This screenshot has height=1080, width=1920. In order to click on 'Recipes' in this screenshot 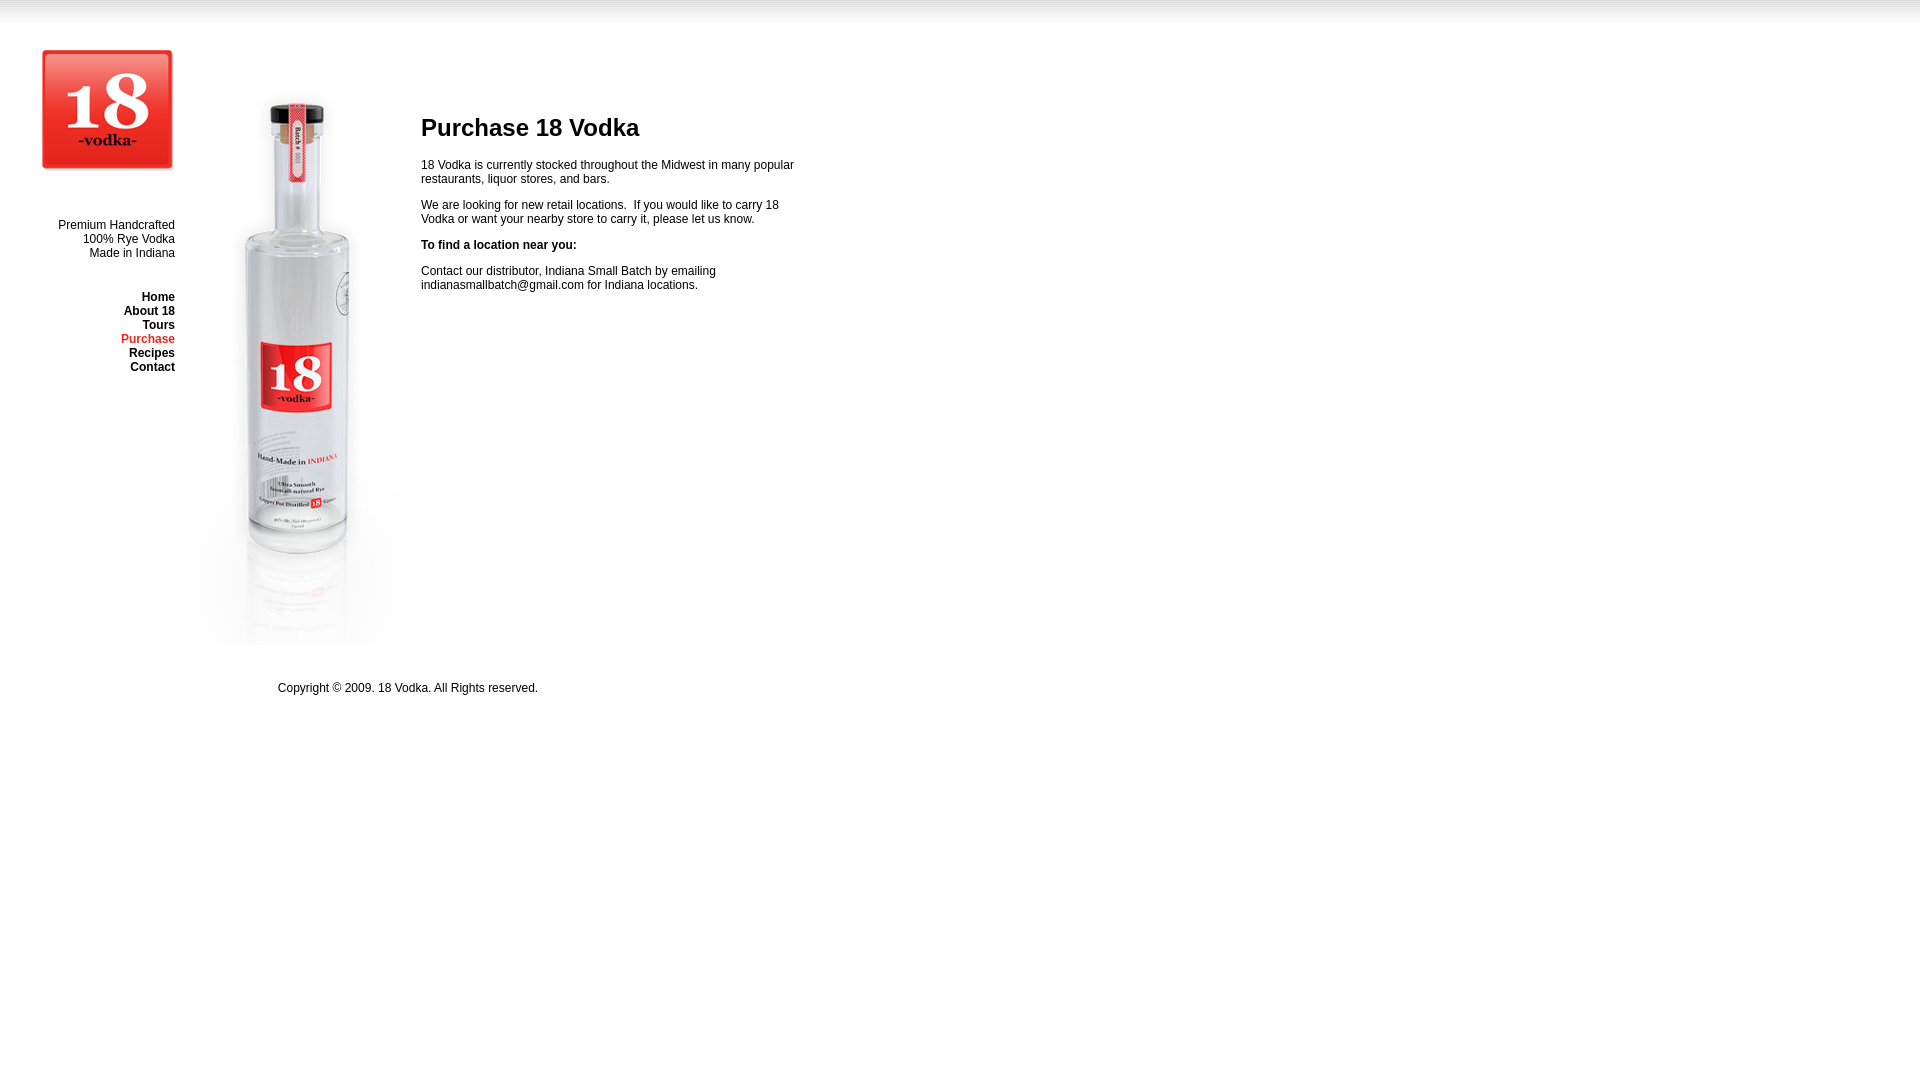, I will do `click(151, 352)`.